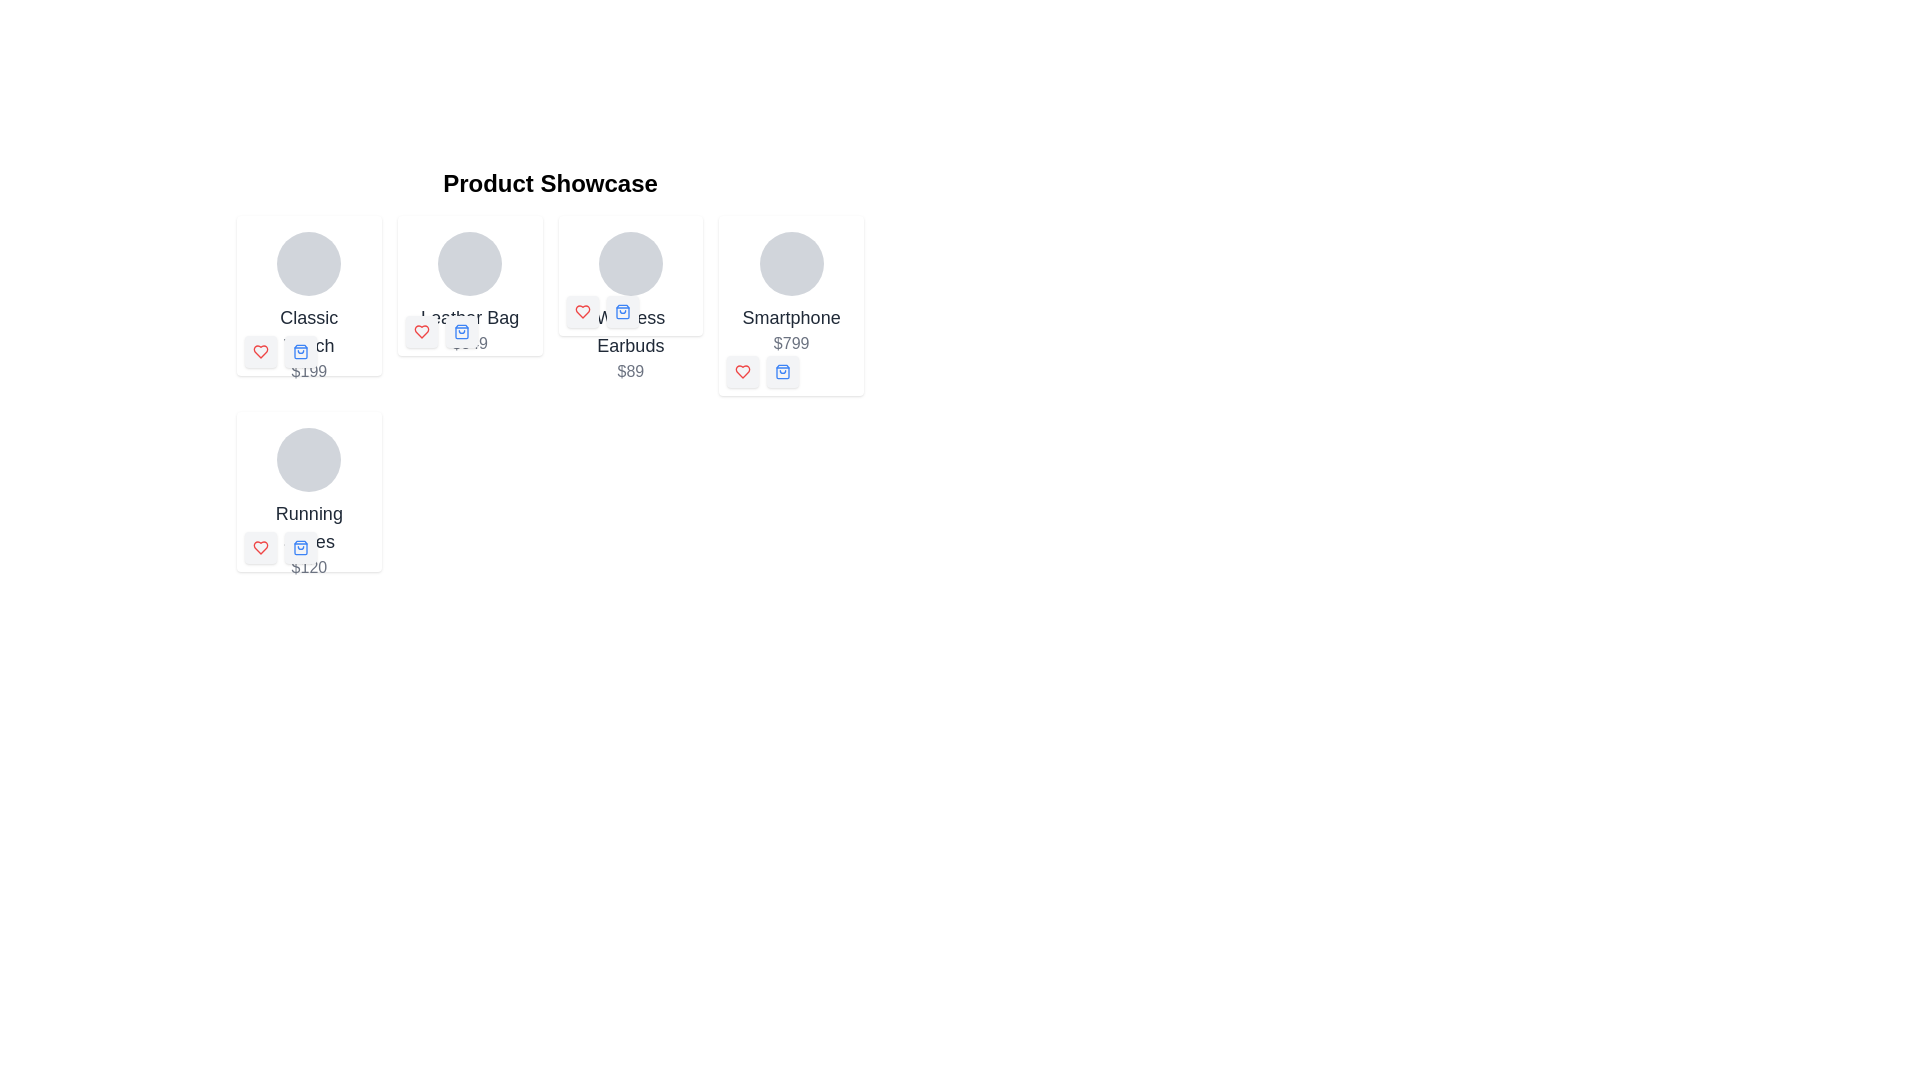 The image size is (1920, 1080). What do you see at coordinates (300, 547) in the screenshot?
I see `the add to shopping bag icon located at the bottom of the product card for 'Running Shoes'` at bounding box center [300, 547].